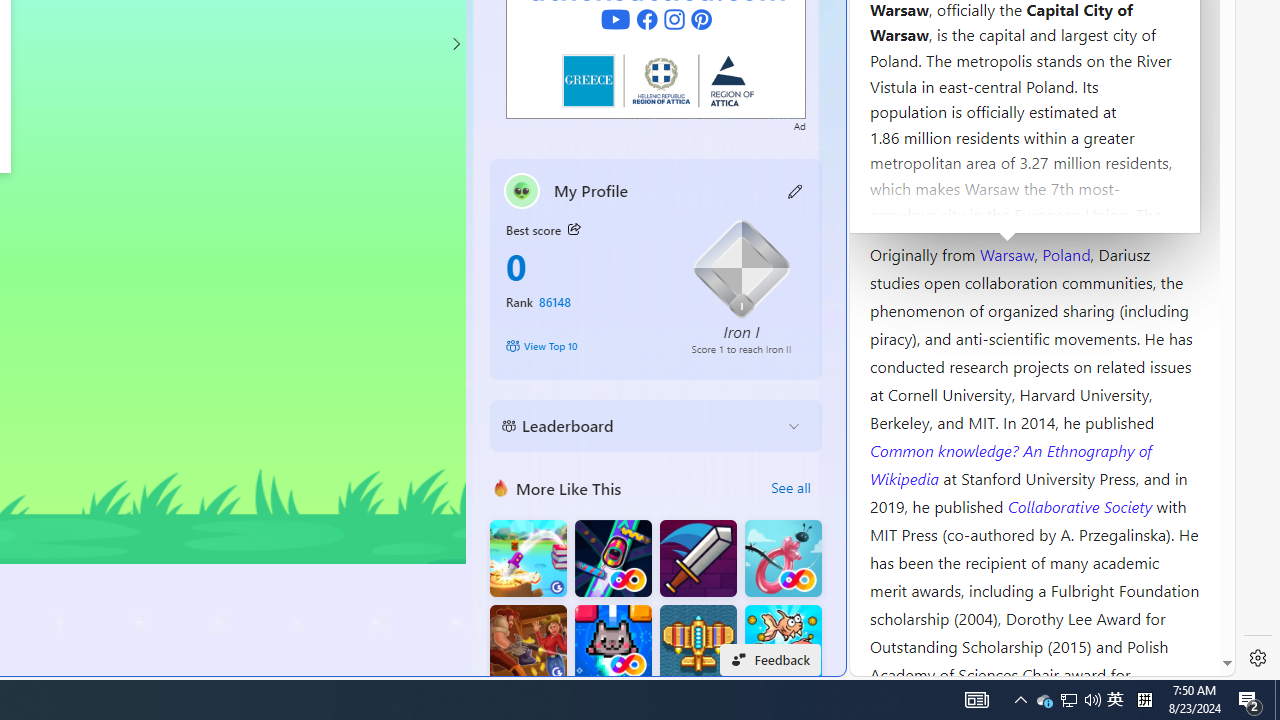 Image resolution: width=1280 pixels, height=720 pixels. What do you see at coordinates (528, 558) in the screenshot?
I see `'Knife Flip'` at bounding box center [528, 558].